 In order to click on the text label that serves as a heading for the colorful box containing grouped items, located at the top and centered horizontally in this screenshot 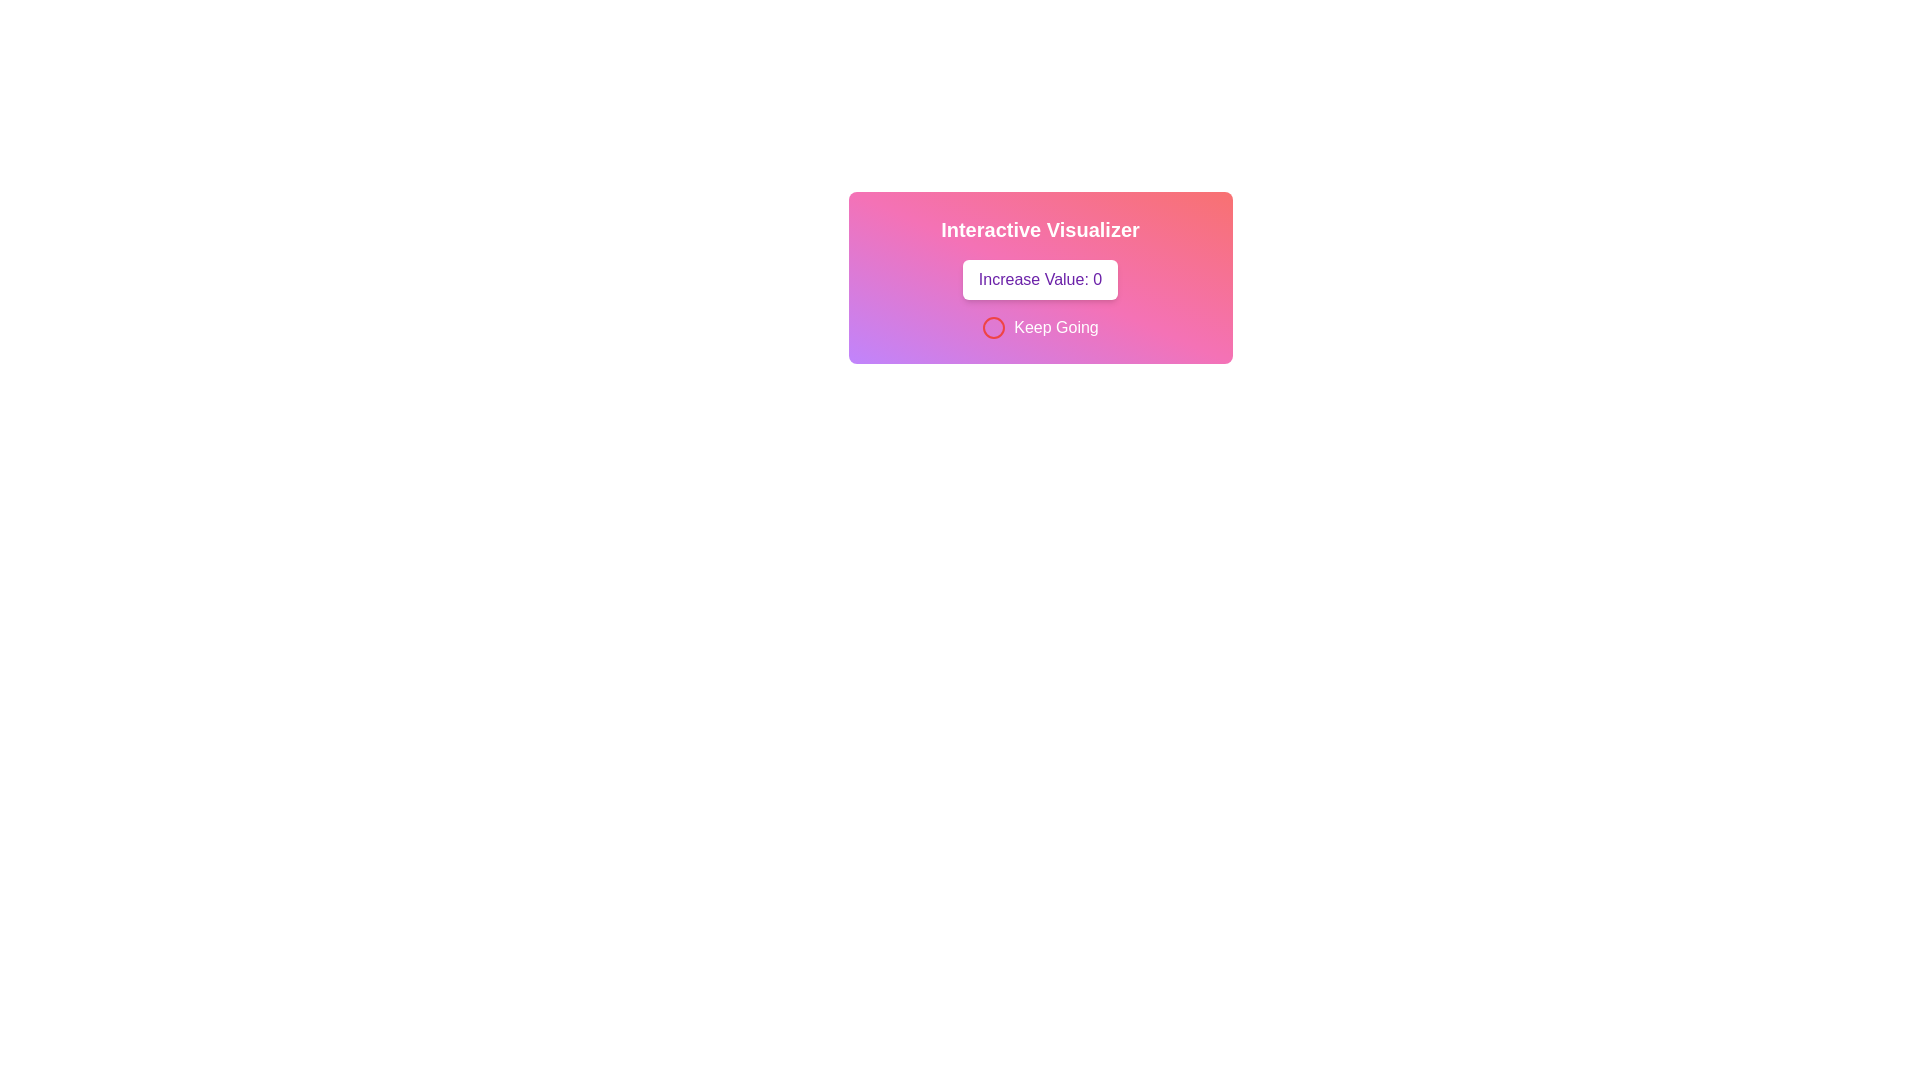, I will do `click(1040, 229)`.